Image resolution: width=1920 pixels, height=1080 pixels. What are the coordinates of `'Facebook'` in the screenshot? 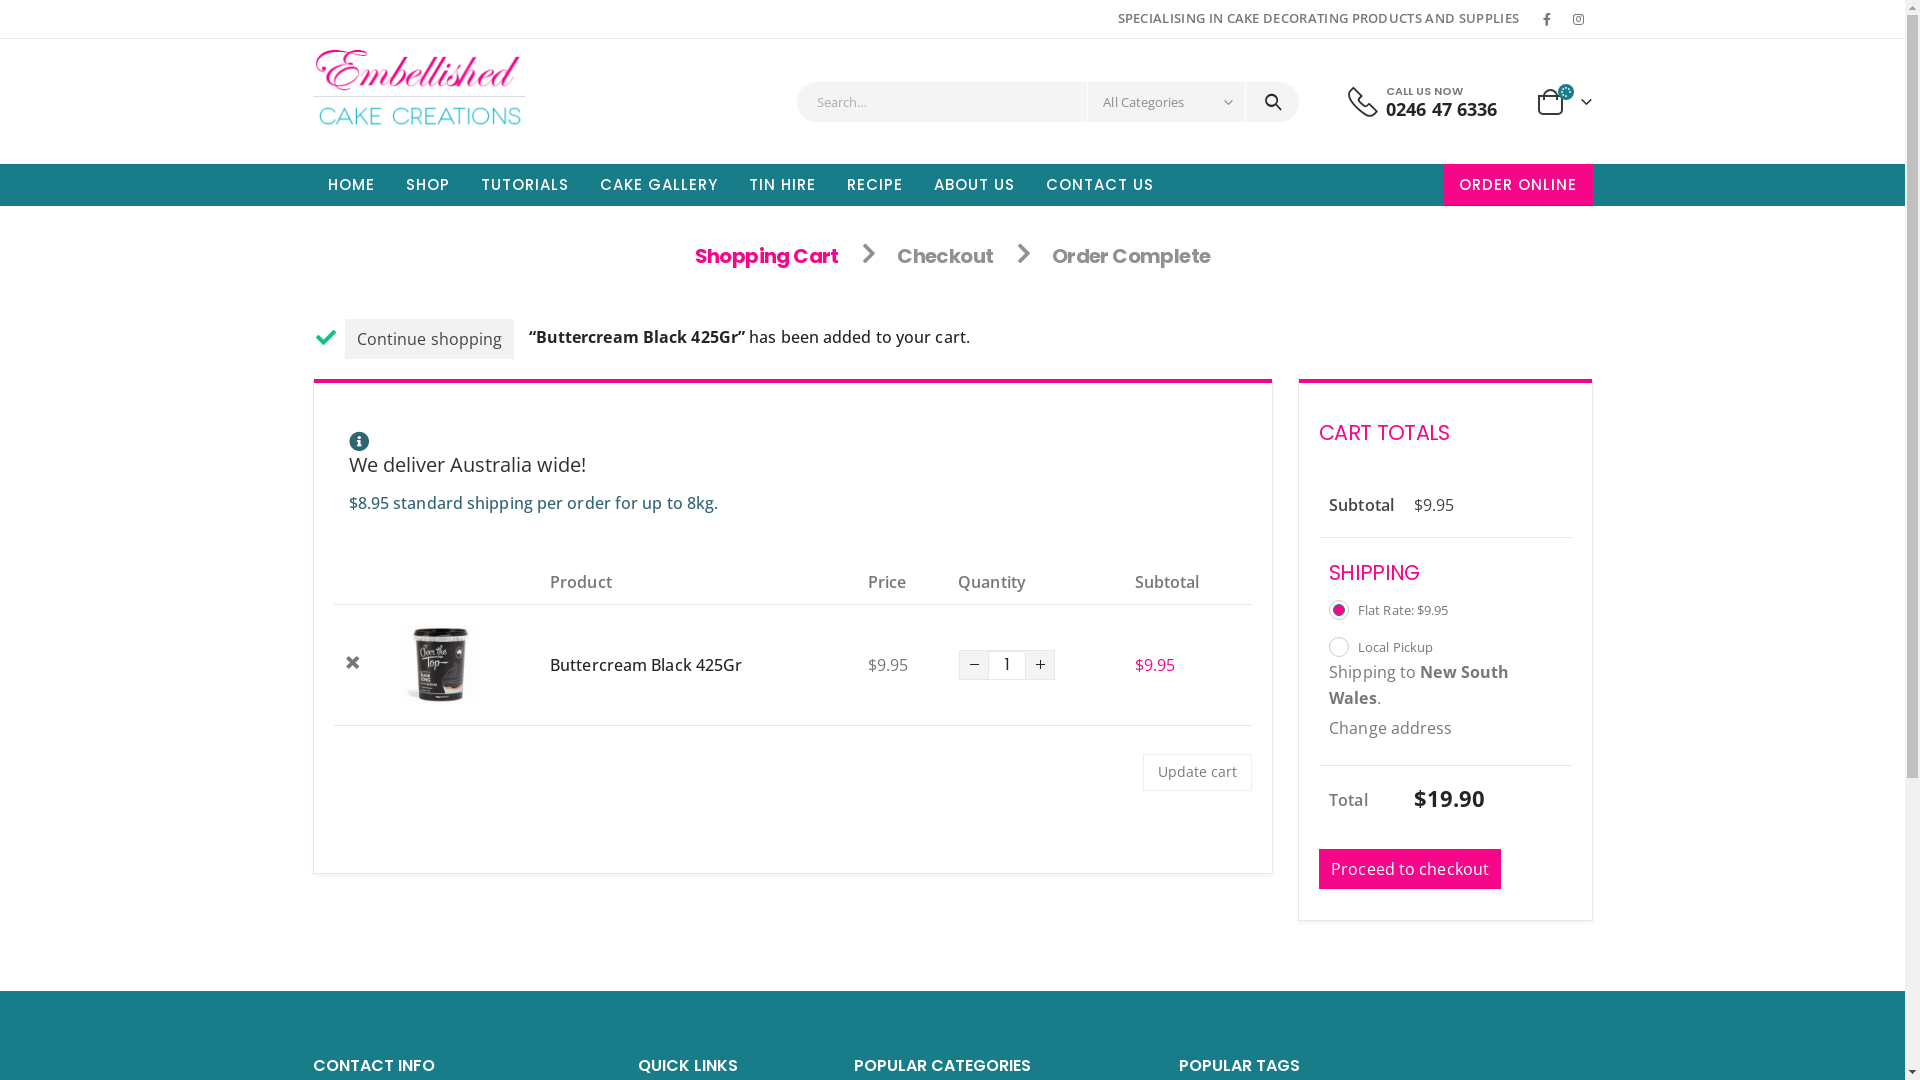 It's located at (1545, 19).